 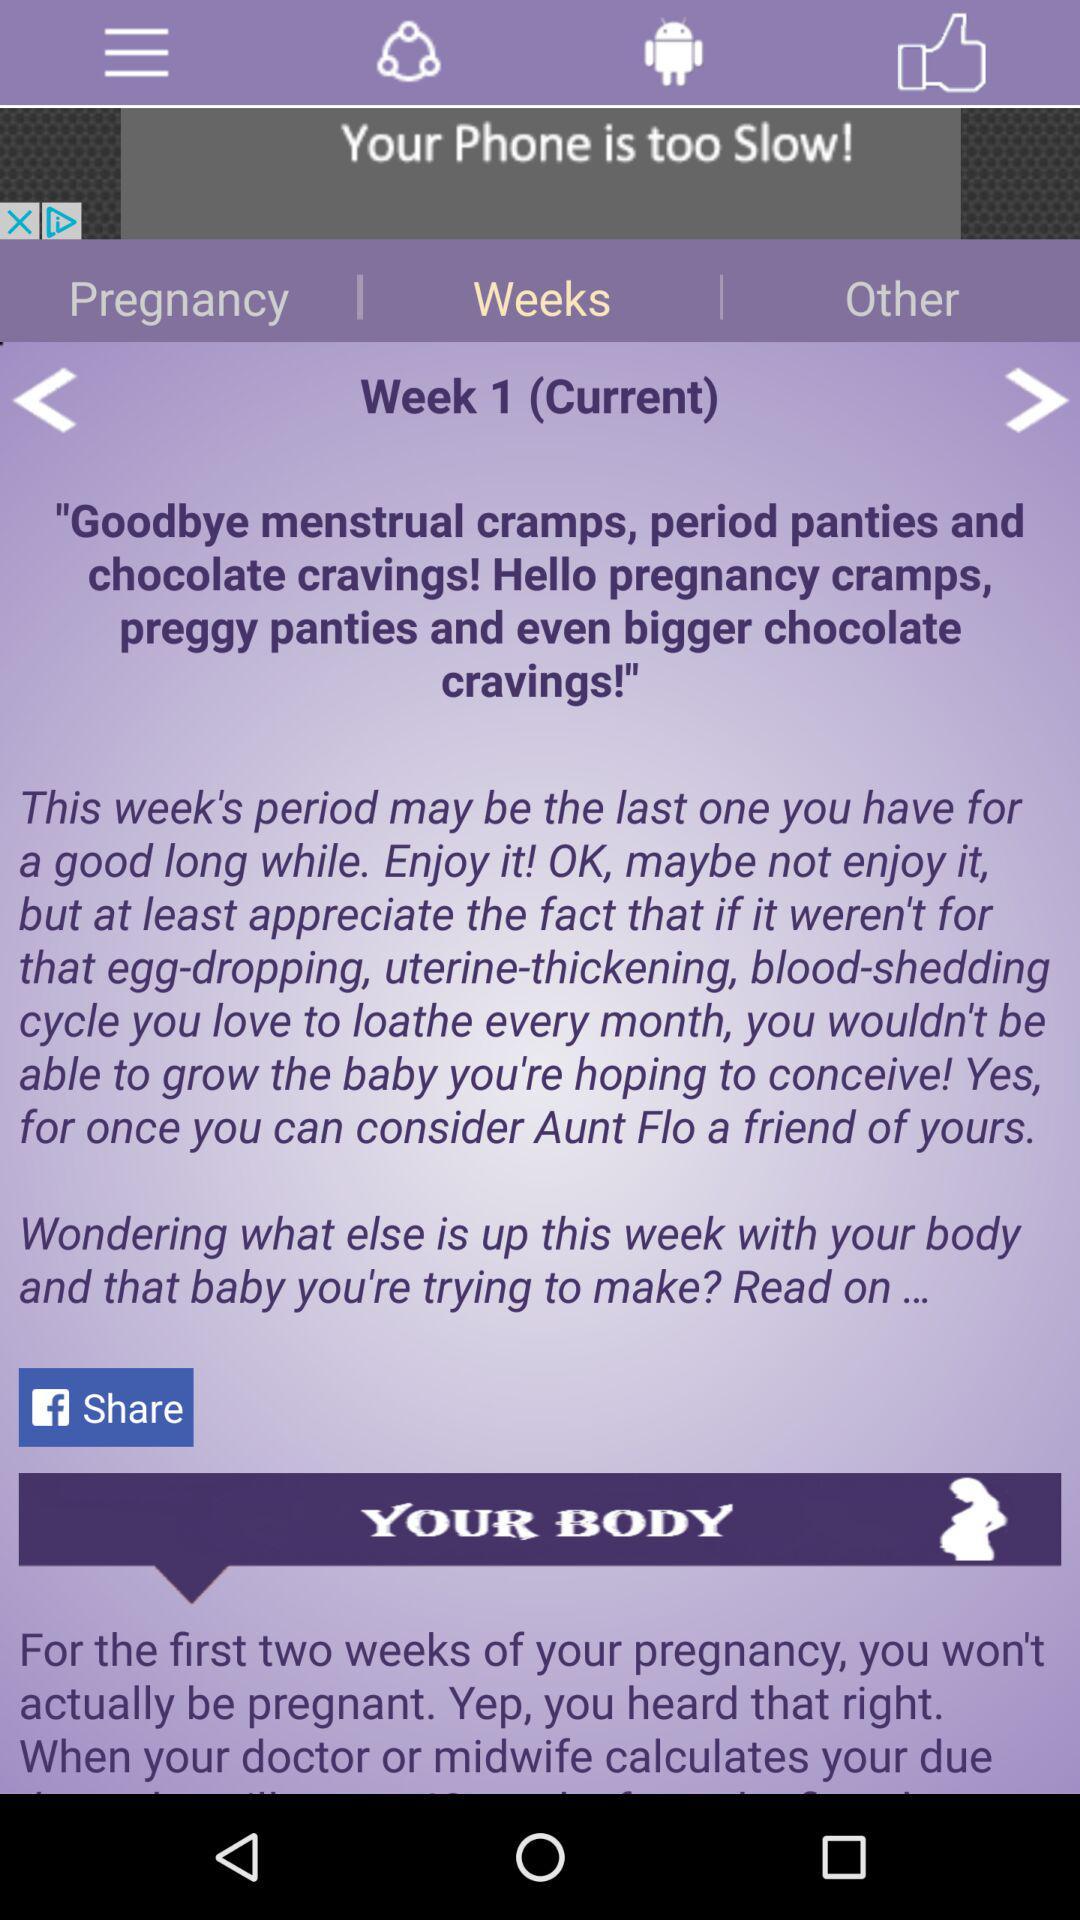 What do you see at coordinates (540, 173) in the screenshot?
I see `system advertisement` at bounding box center [540, 173].